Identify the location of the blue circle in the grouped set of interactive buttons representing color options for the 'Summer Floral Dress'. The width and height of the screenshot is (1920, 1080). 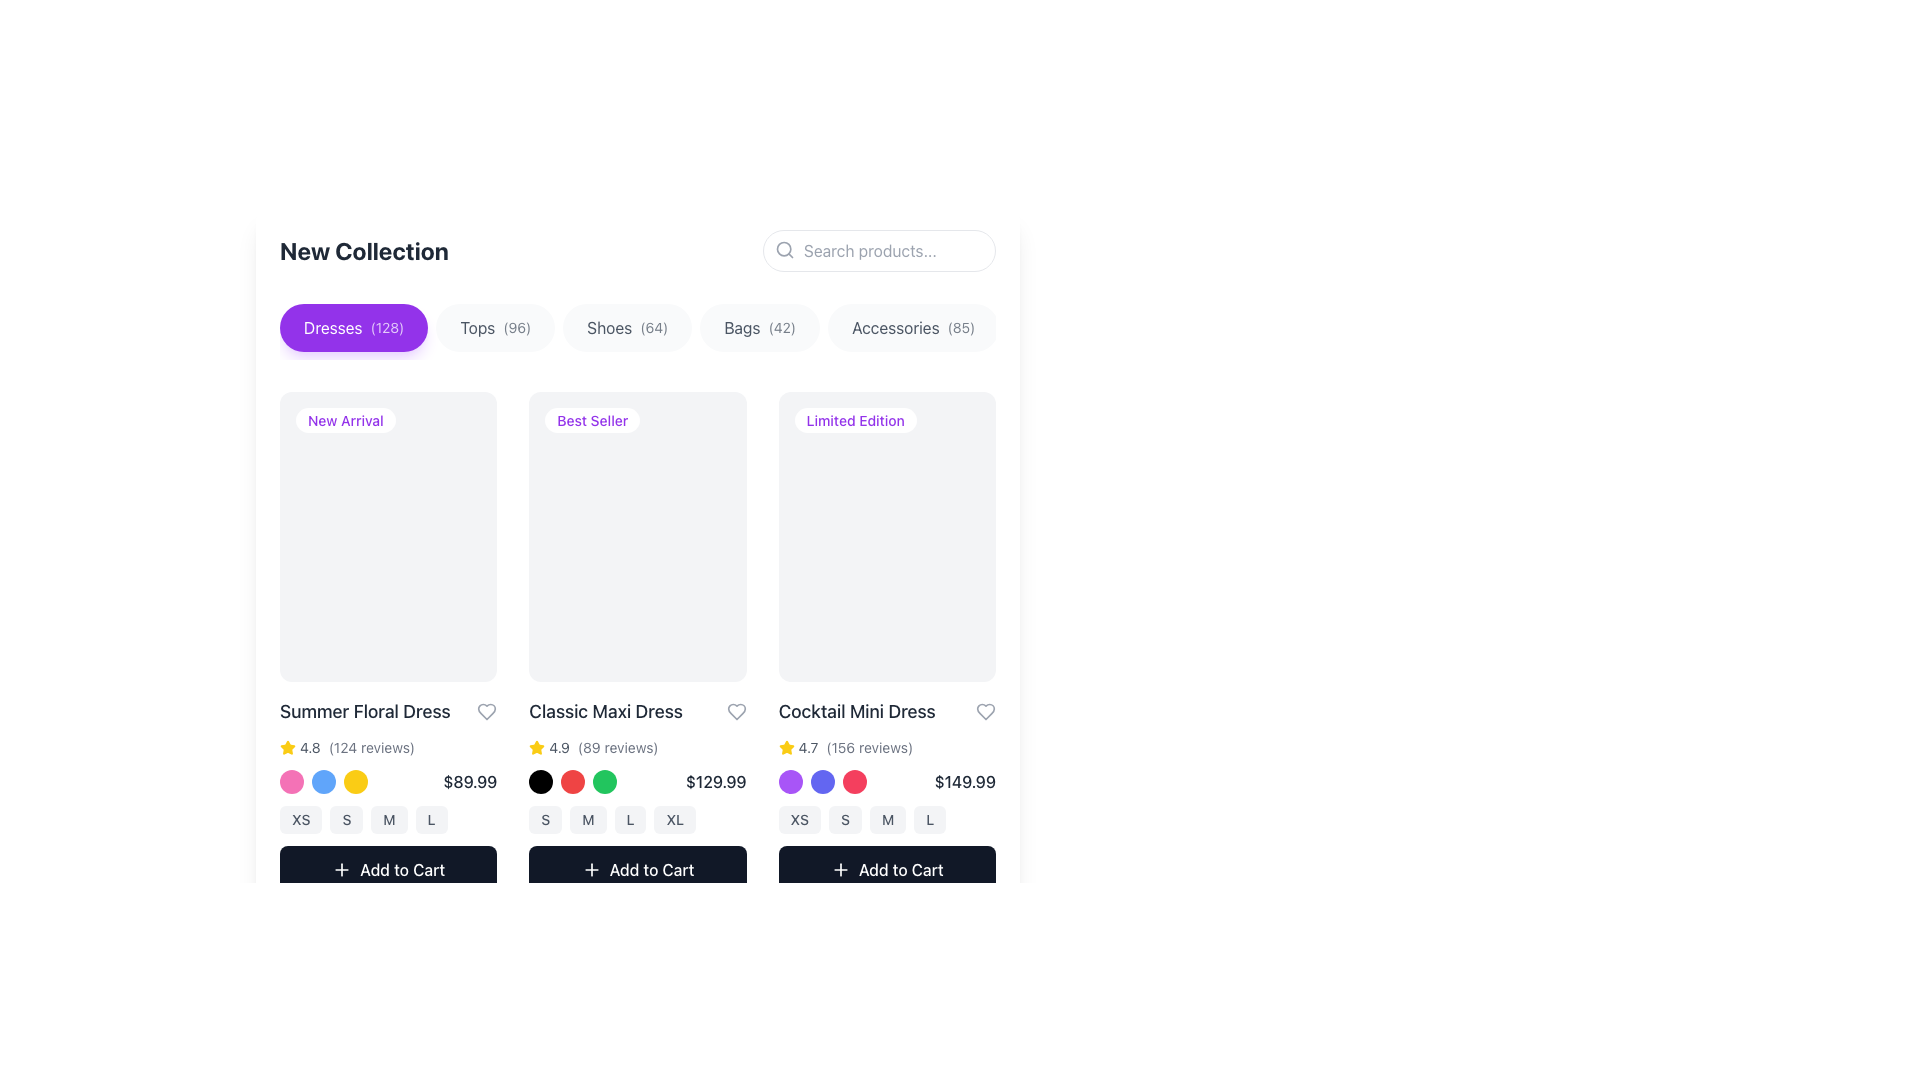
(324, 779).